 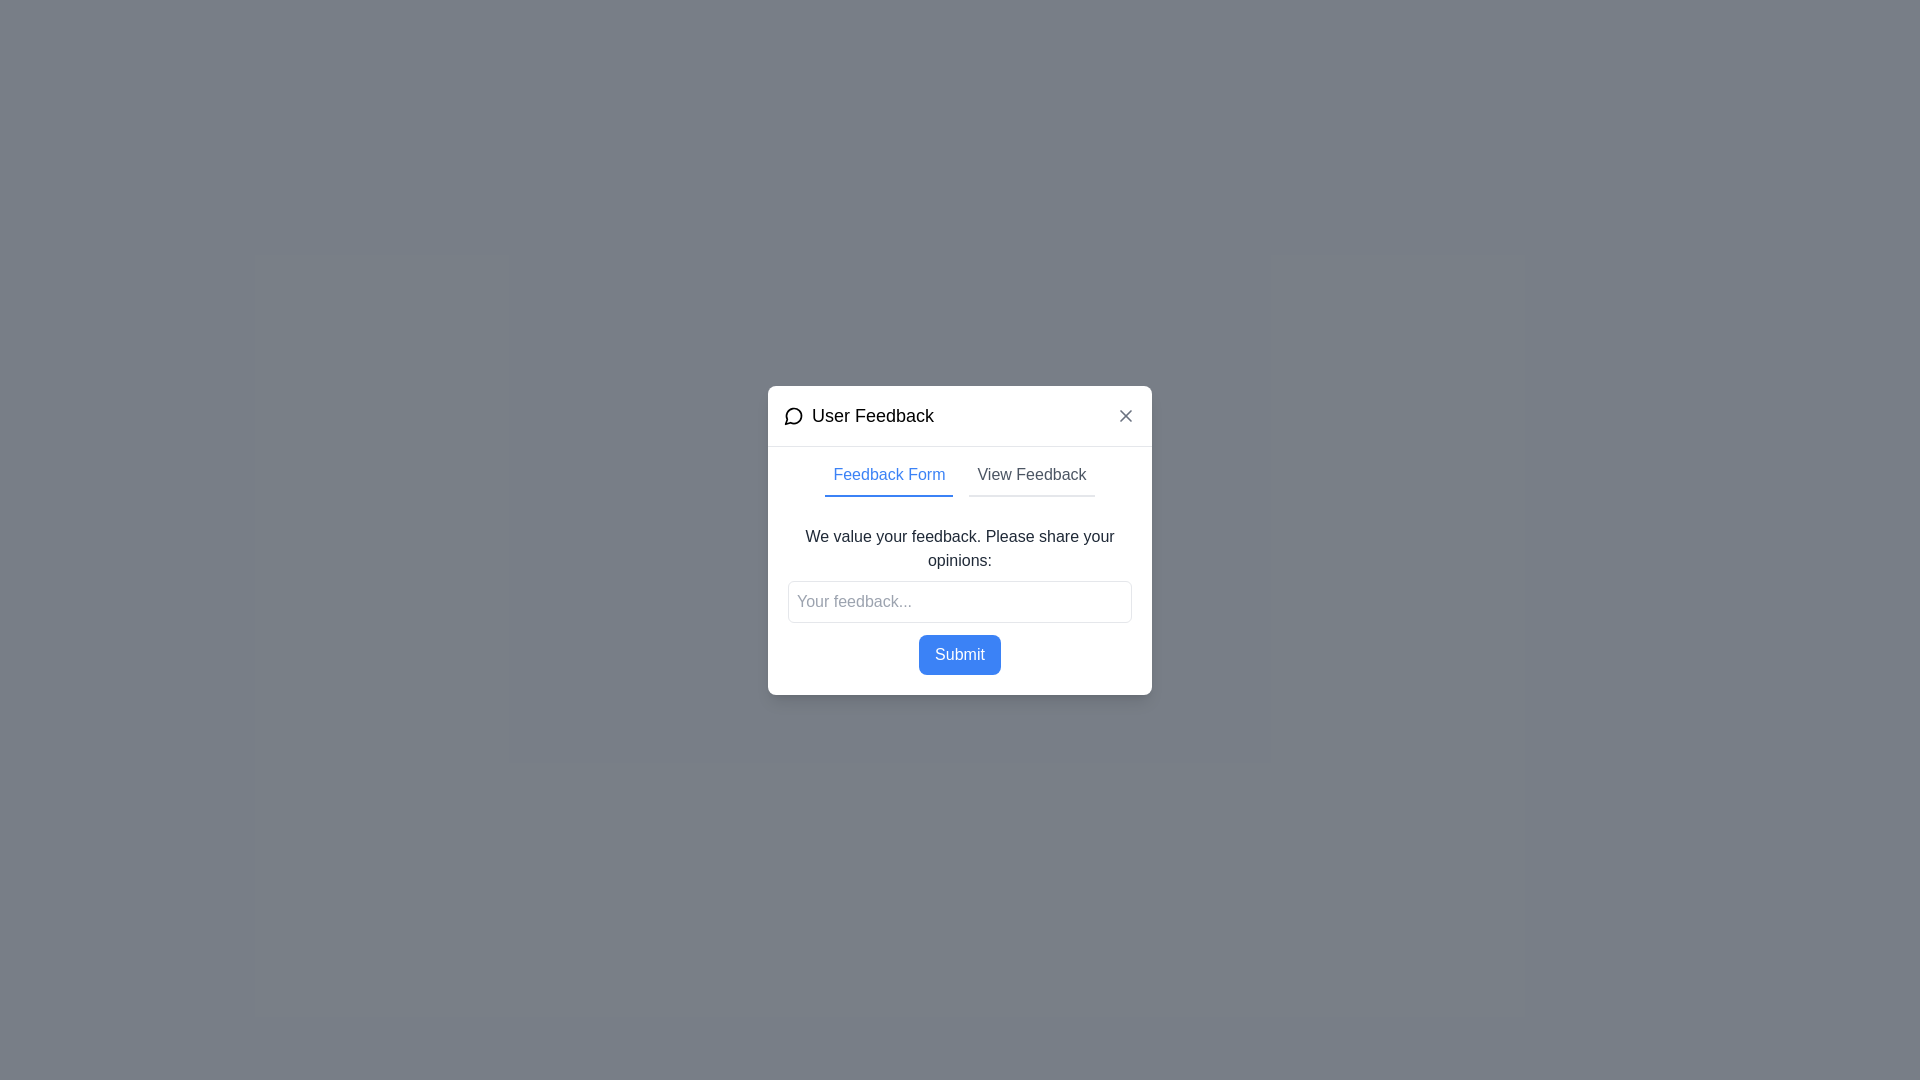 What do you see at coordinates (1126, 414) in the screenshot?
I see `the Close button located in the top-right corner of the 'User Feedback' modal dialog` at bounding box center [1126, 414].